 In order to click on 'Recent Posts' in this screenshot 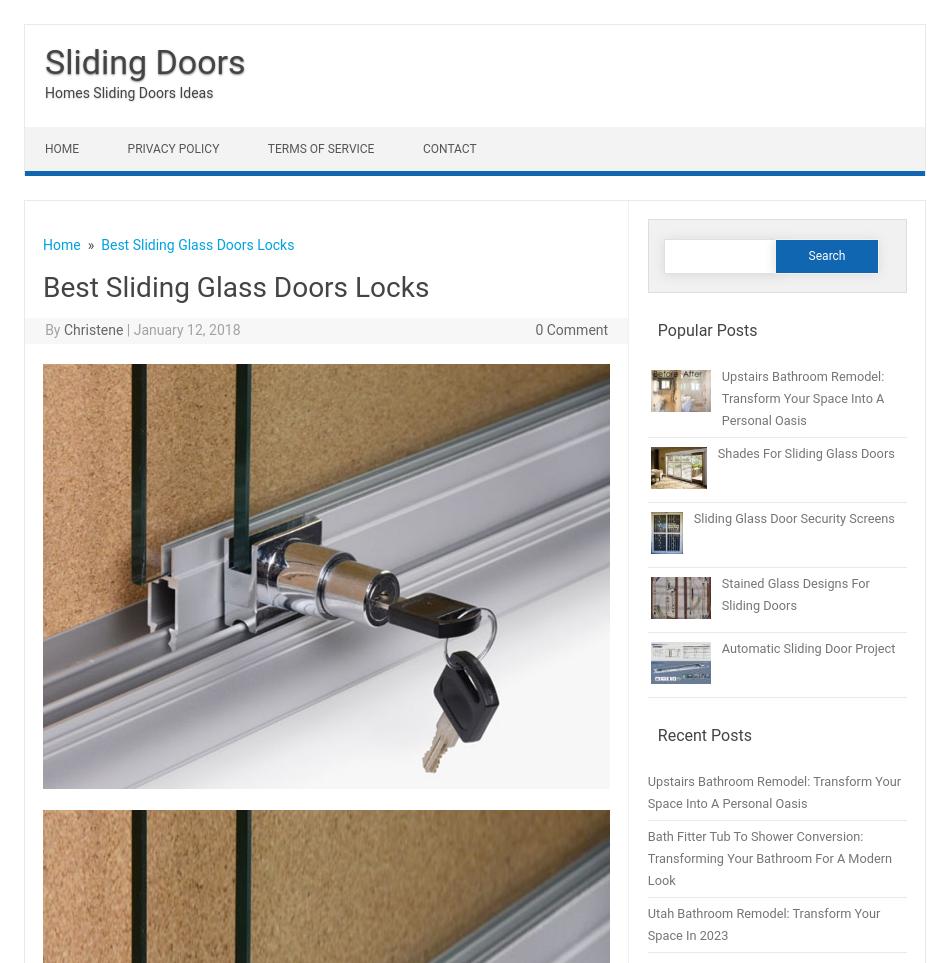, I will do `click(704, 734)`.